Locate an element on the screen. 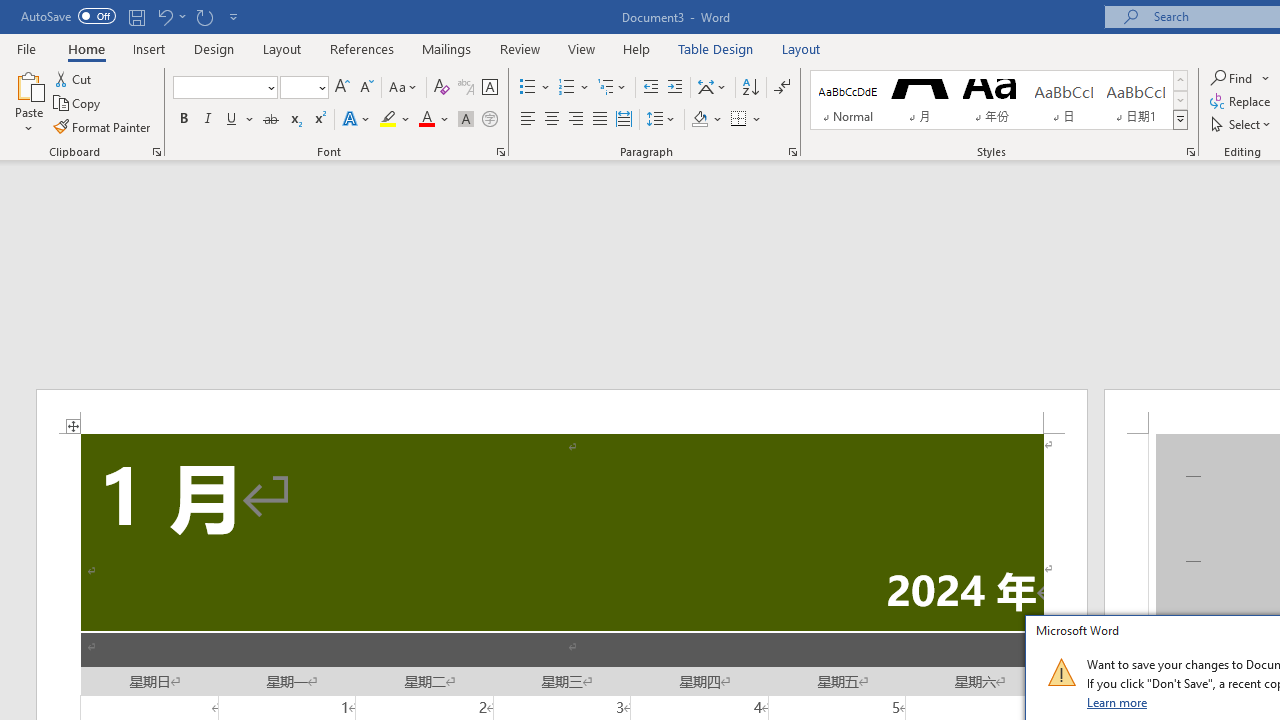  'Styles' is located at coordinates (1180, 120).